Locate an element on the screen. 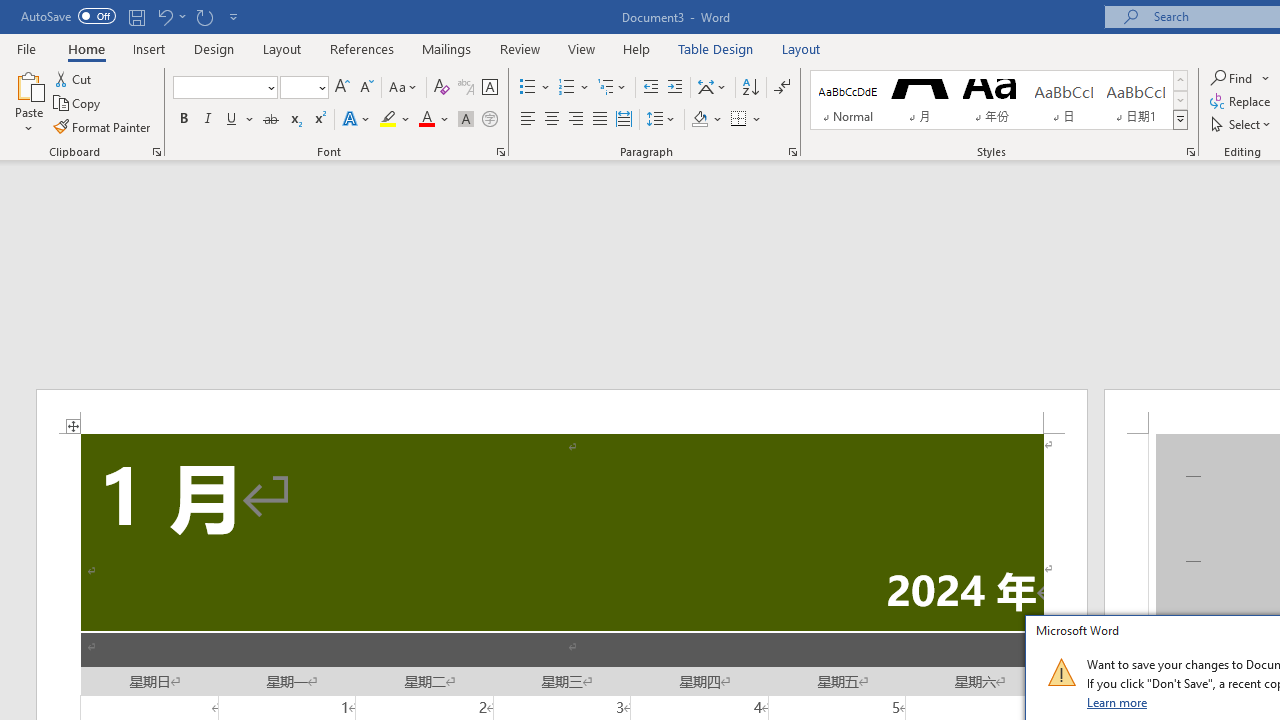  'Styles' is located at coordinates (1180, 120).